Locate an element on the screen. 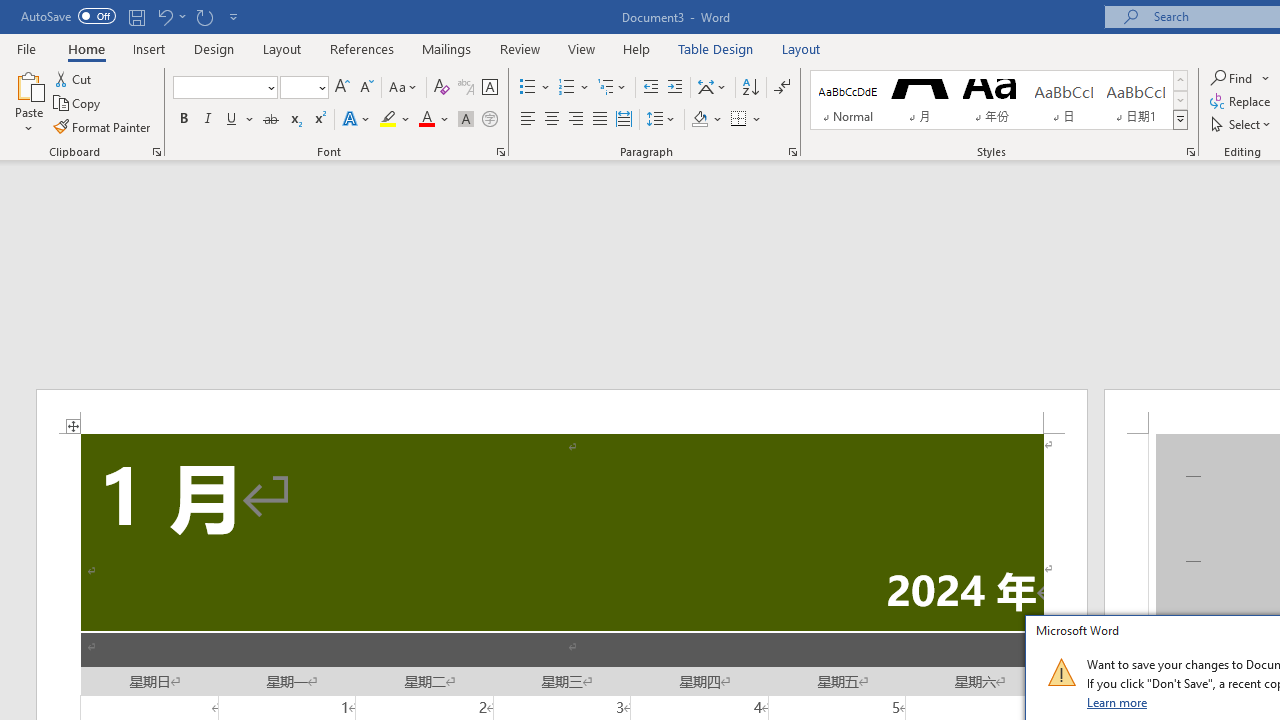  'Styles' is located at coordinates (1180, 120).